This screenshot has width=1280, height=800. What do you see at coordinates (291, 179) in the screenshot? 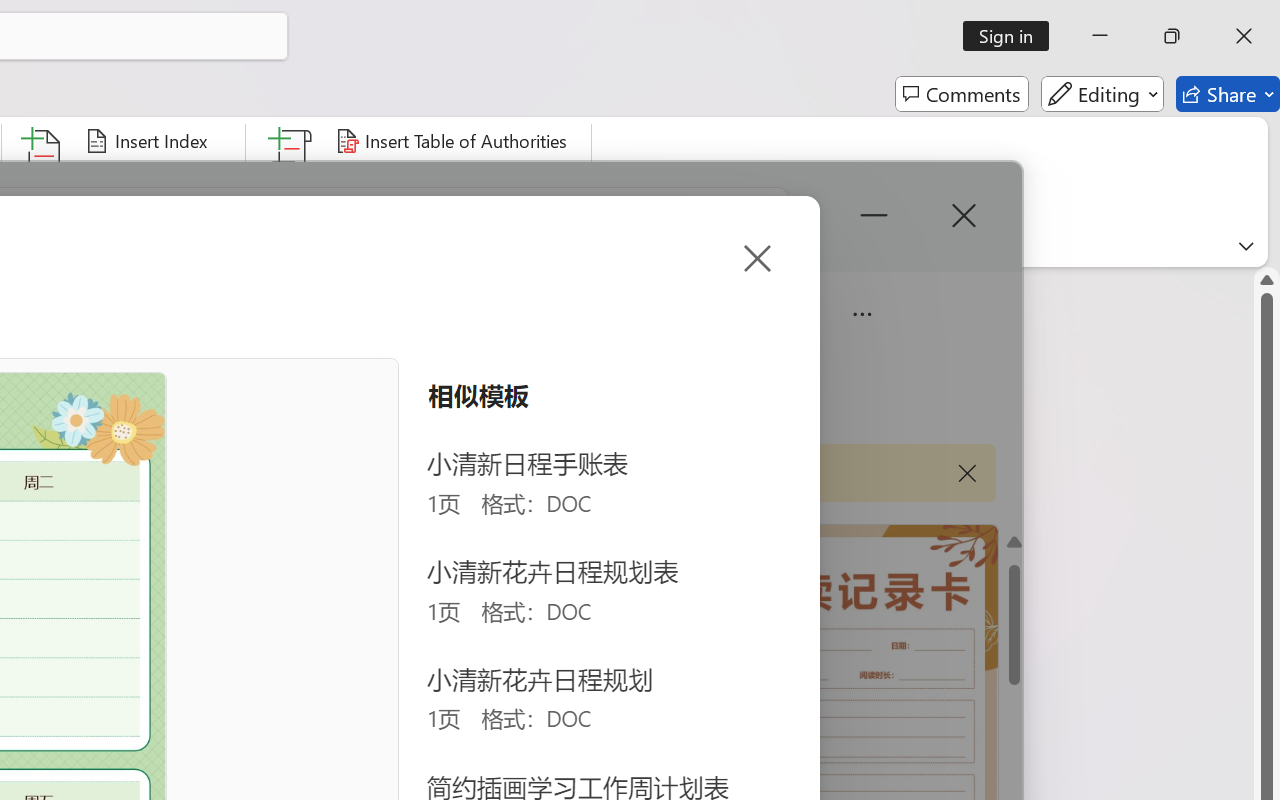
I see `'Mark Citation...'` at bounding box center [291, 179].